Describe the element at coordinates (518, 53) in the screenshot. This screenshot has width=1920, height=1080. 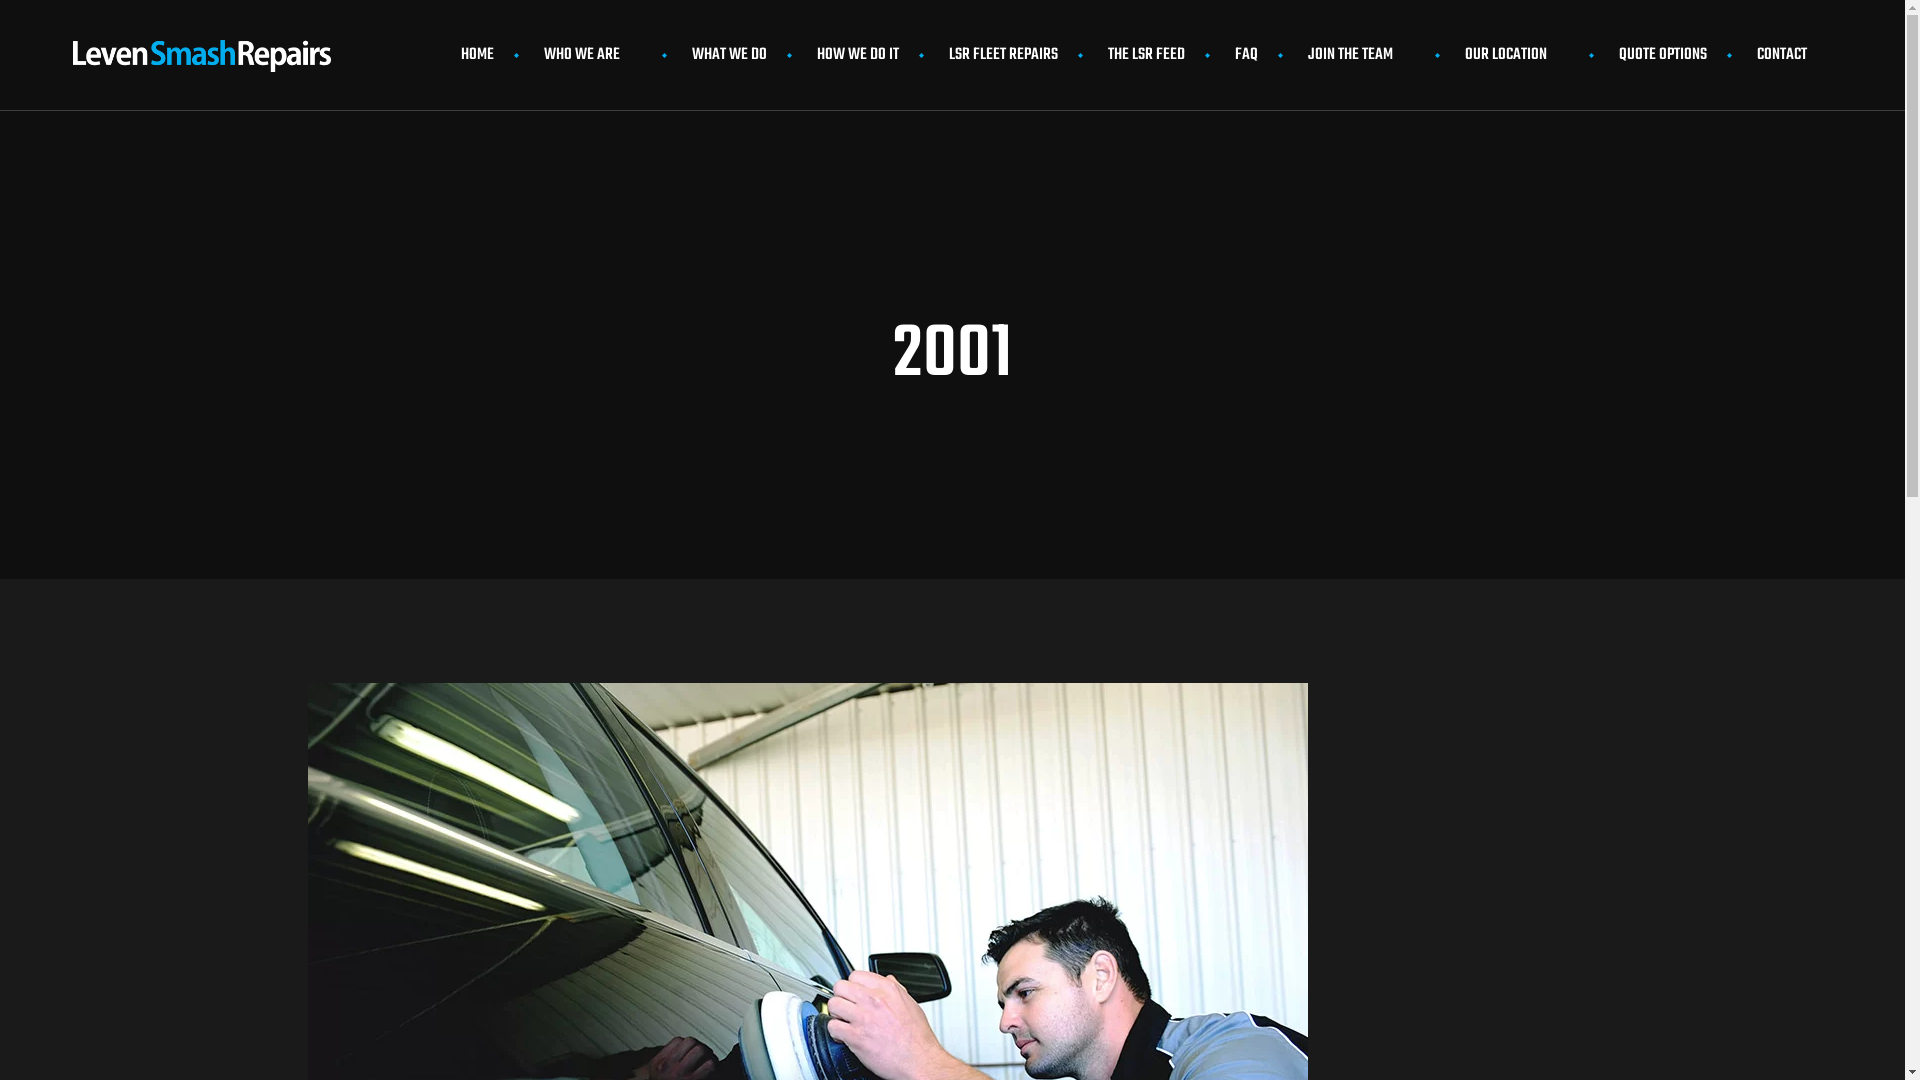
I see `'WHO WE ARE'` at that location.